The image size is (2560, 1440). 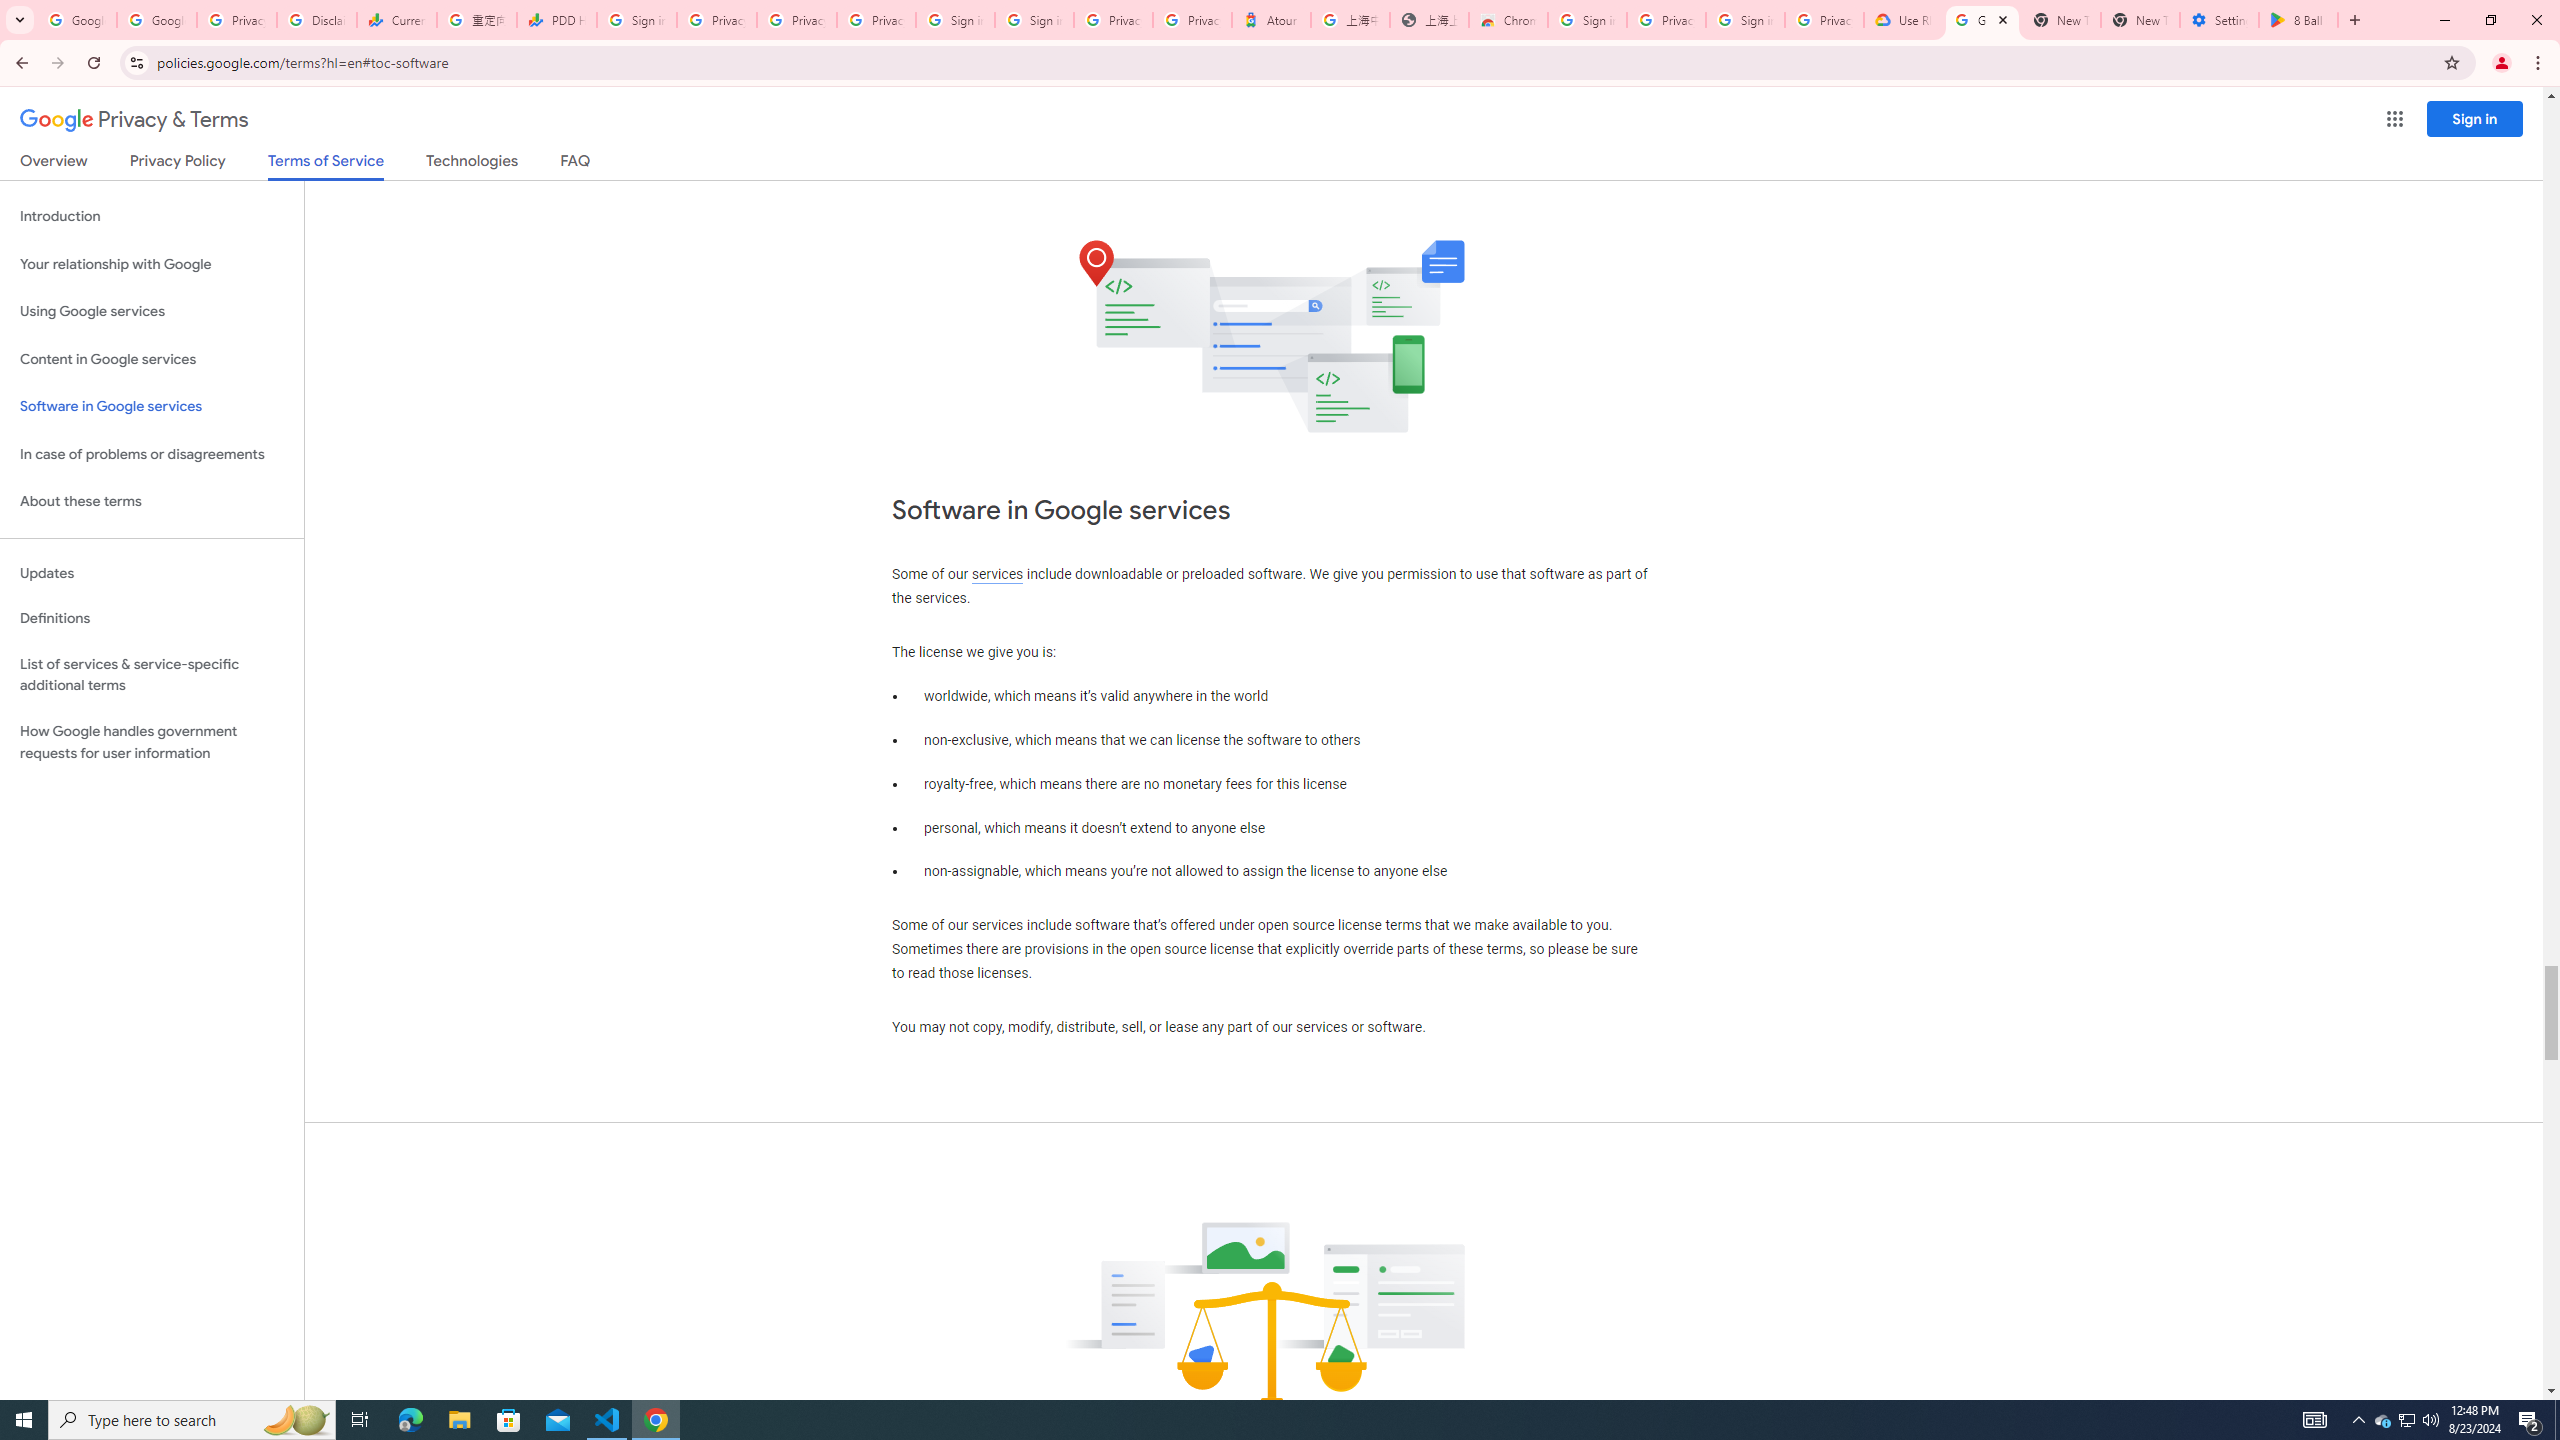 What do you see at coordinates (1034, 19) in the screenshot?
I see `'Sign in - Google Accounts'` at bounding box center [1034, 19].